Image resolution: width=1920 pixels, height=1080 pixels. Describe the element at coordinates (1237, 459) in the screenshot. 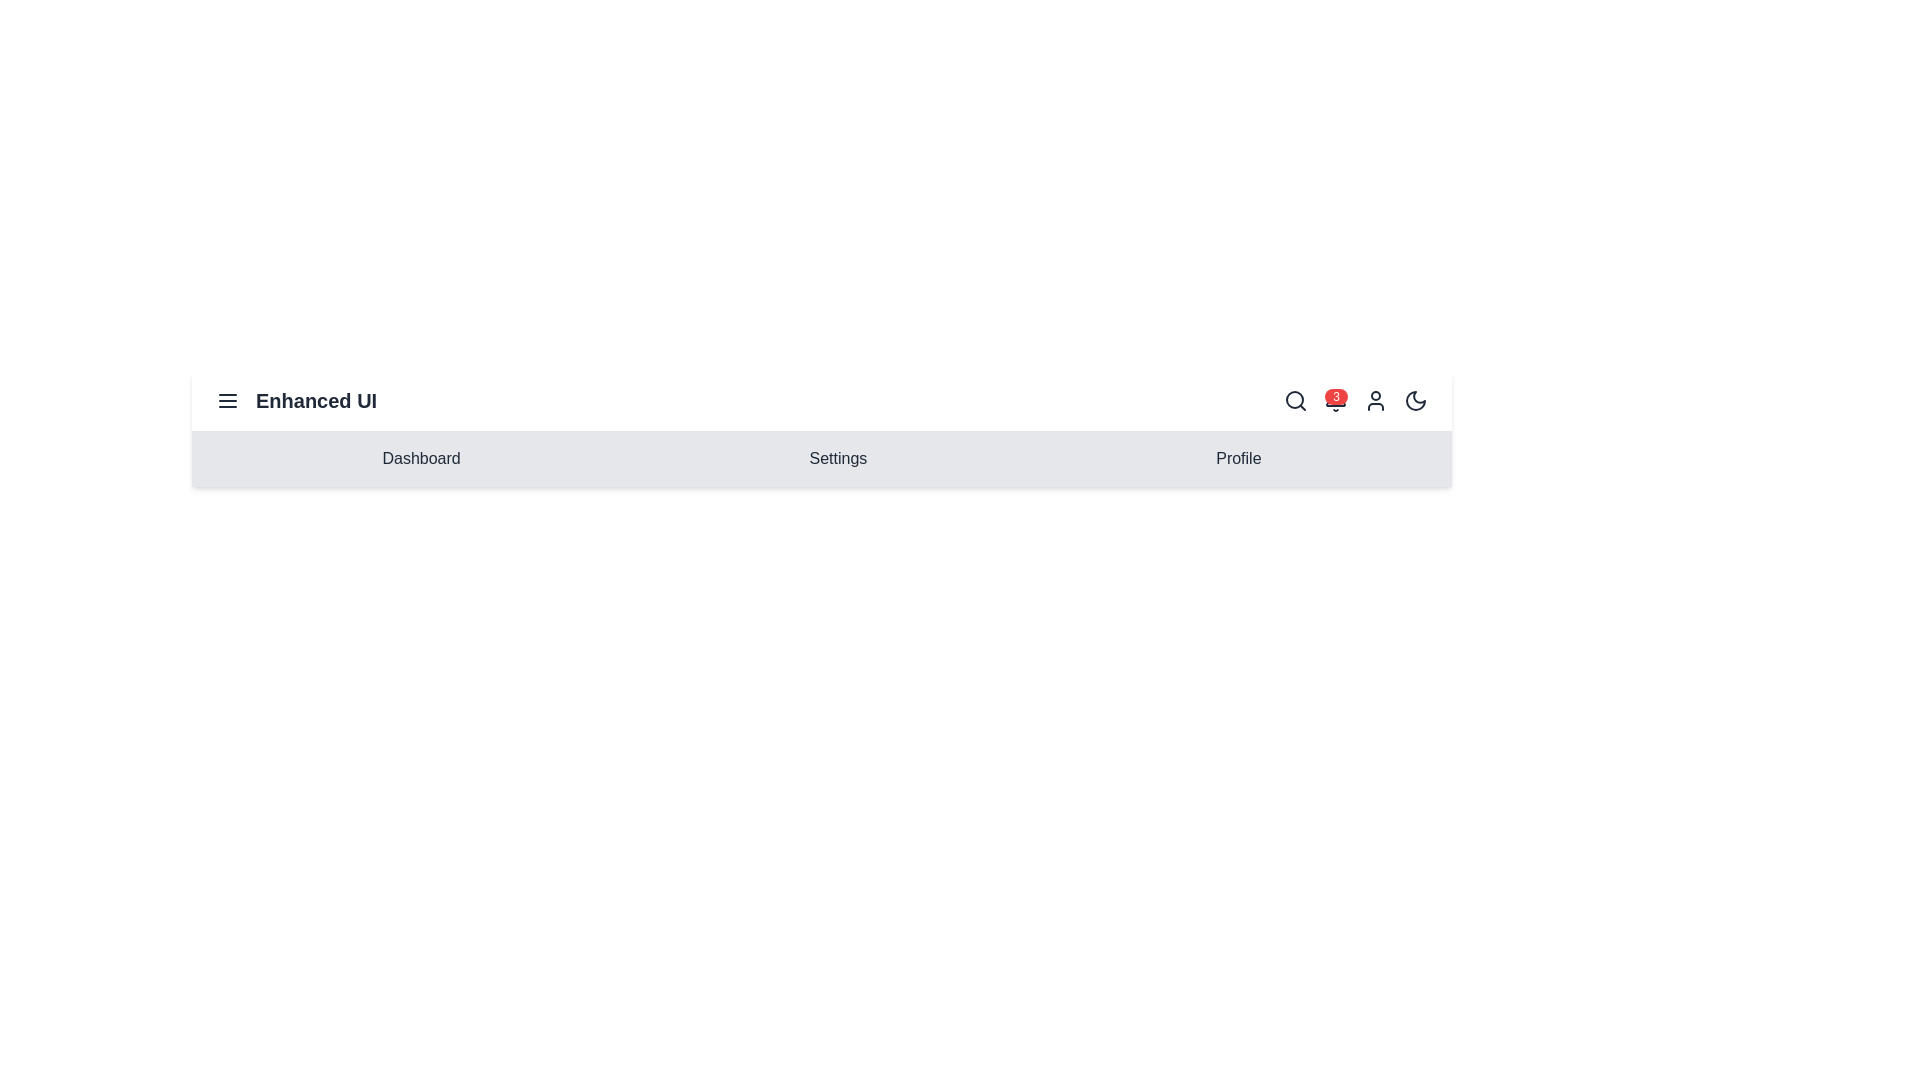

I see `the menu item Profile to navigate to the corresponding section` at that location.